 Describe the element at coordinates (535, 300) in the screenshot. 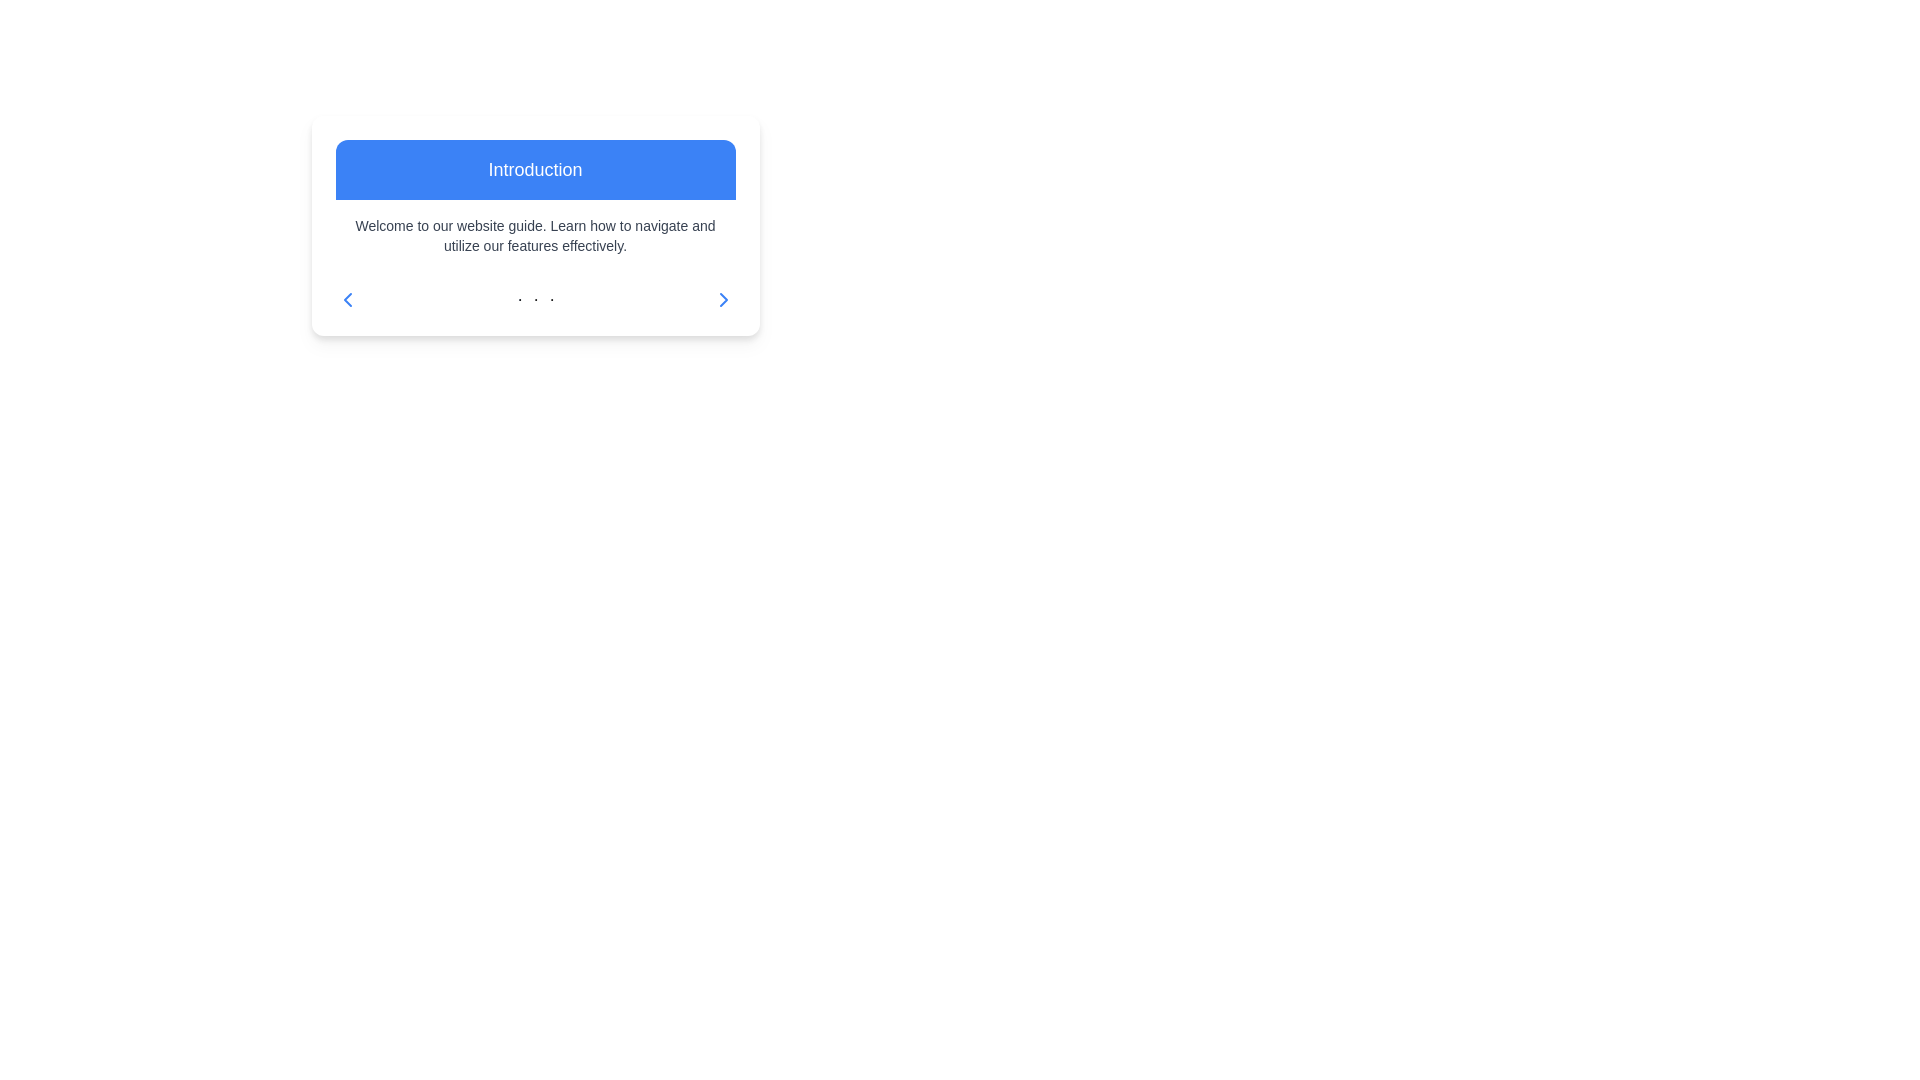

I see `the second Indicator Dot at the bottom of the card that indicates the currently active page in a multi-step interface` at that location.